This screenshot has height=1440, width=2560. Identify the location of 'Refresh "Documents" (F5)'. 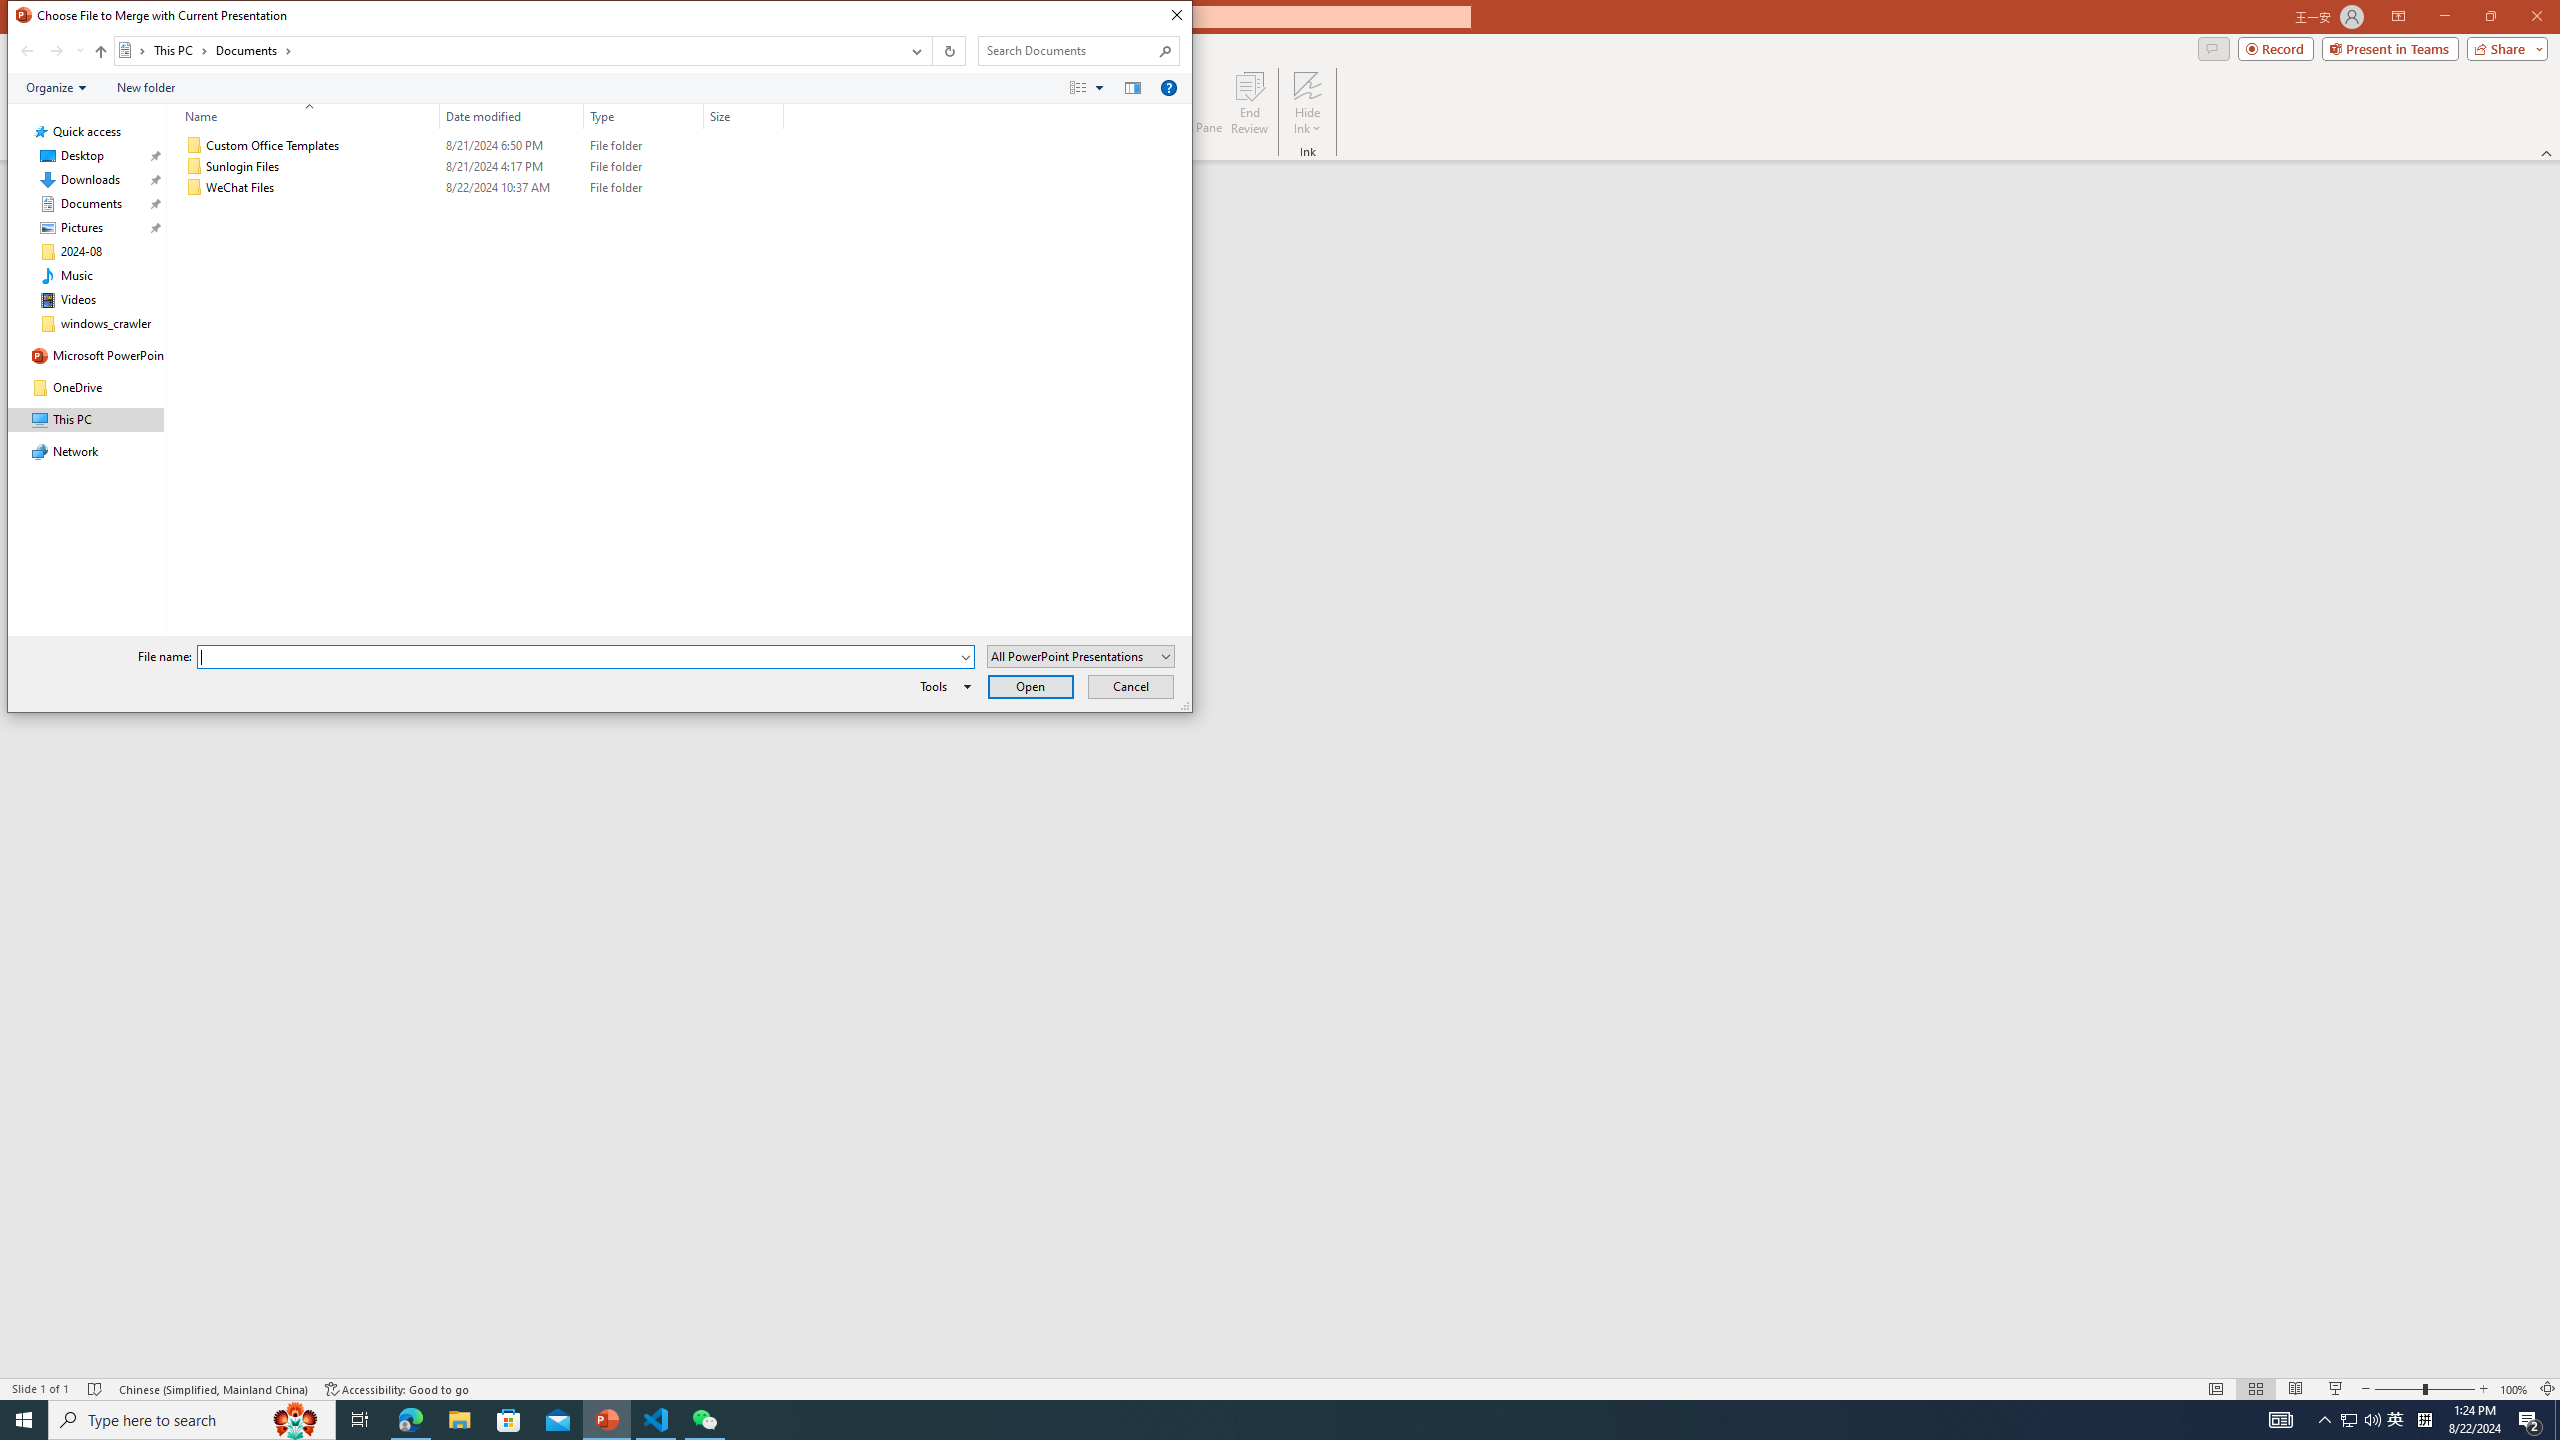
(947, 50).